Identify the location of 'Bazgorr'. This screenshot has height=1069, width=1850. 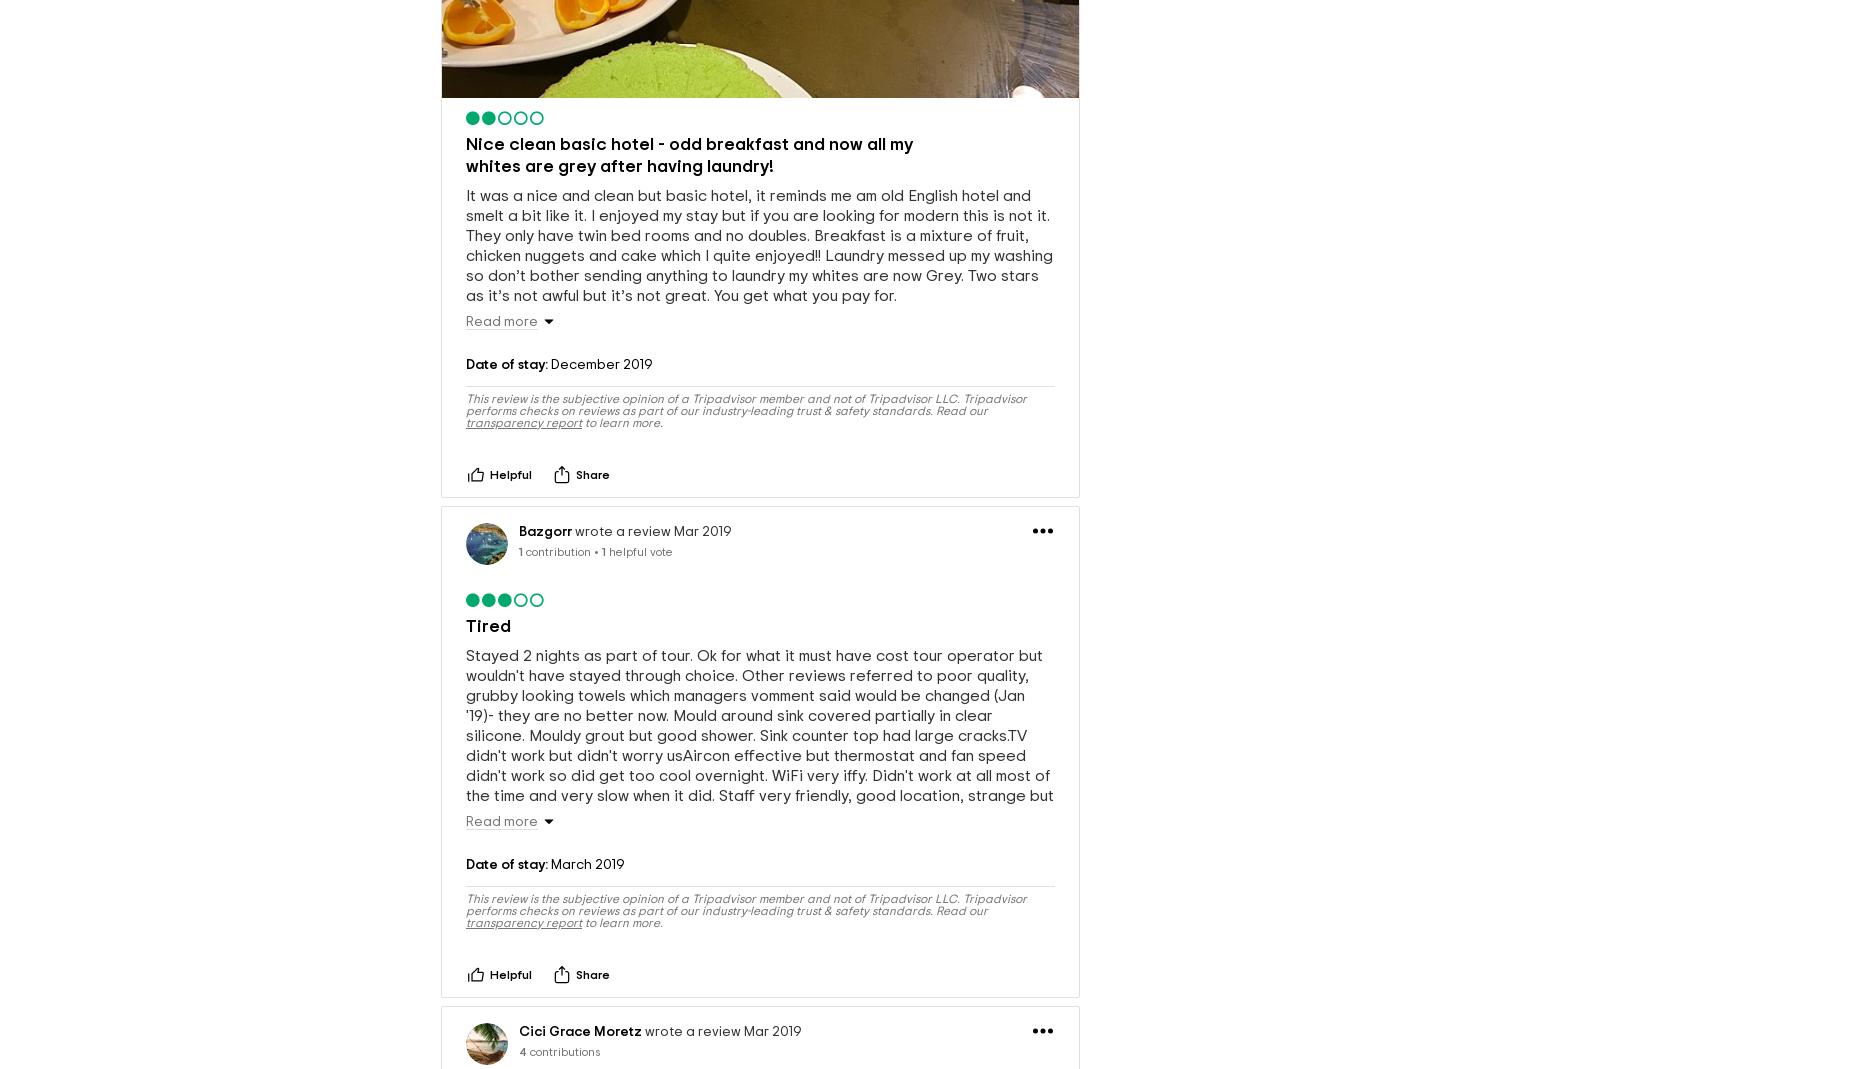
(545, 529).